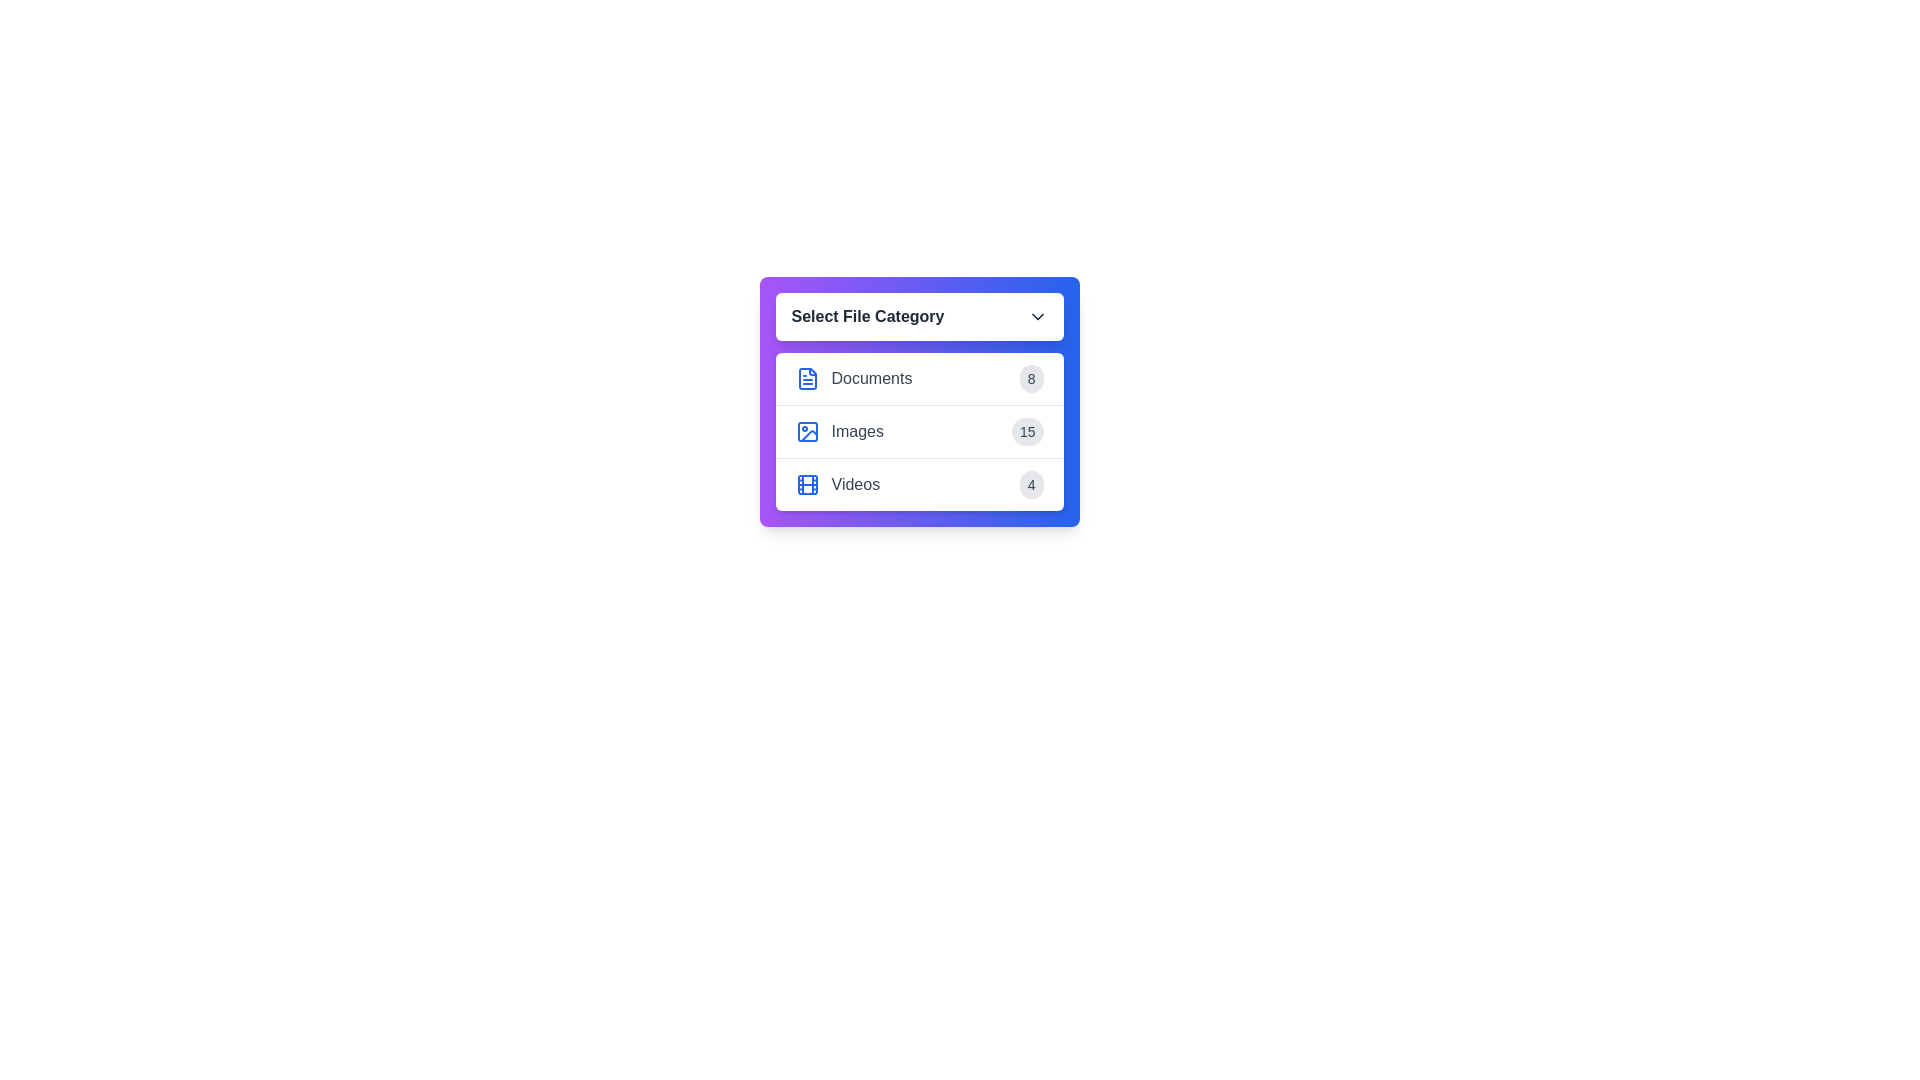 This screenshot has height=1080, width=1920. I want to click on numerical value displayed by the badge indicating the count of items associated with the 'Documents' category, located to the right of the 'Documents' label in the list of file categories, so click(1031, 378).